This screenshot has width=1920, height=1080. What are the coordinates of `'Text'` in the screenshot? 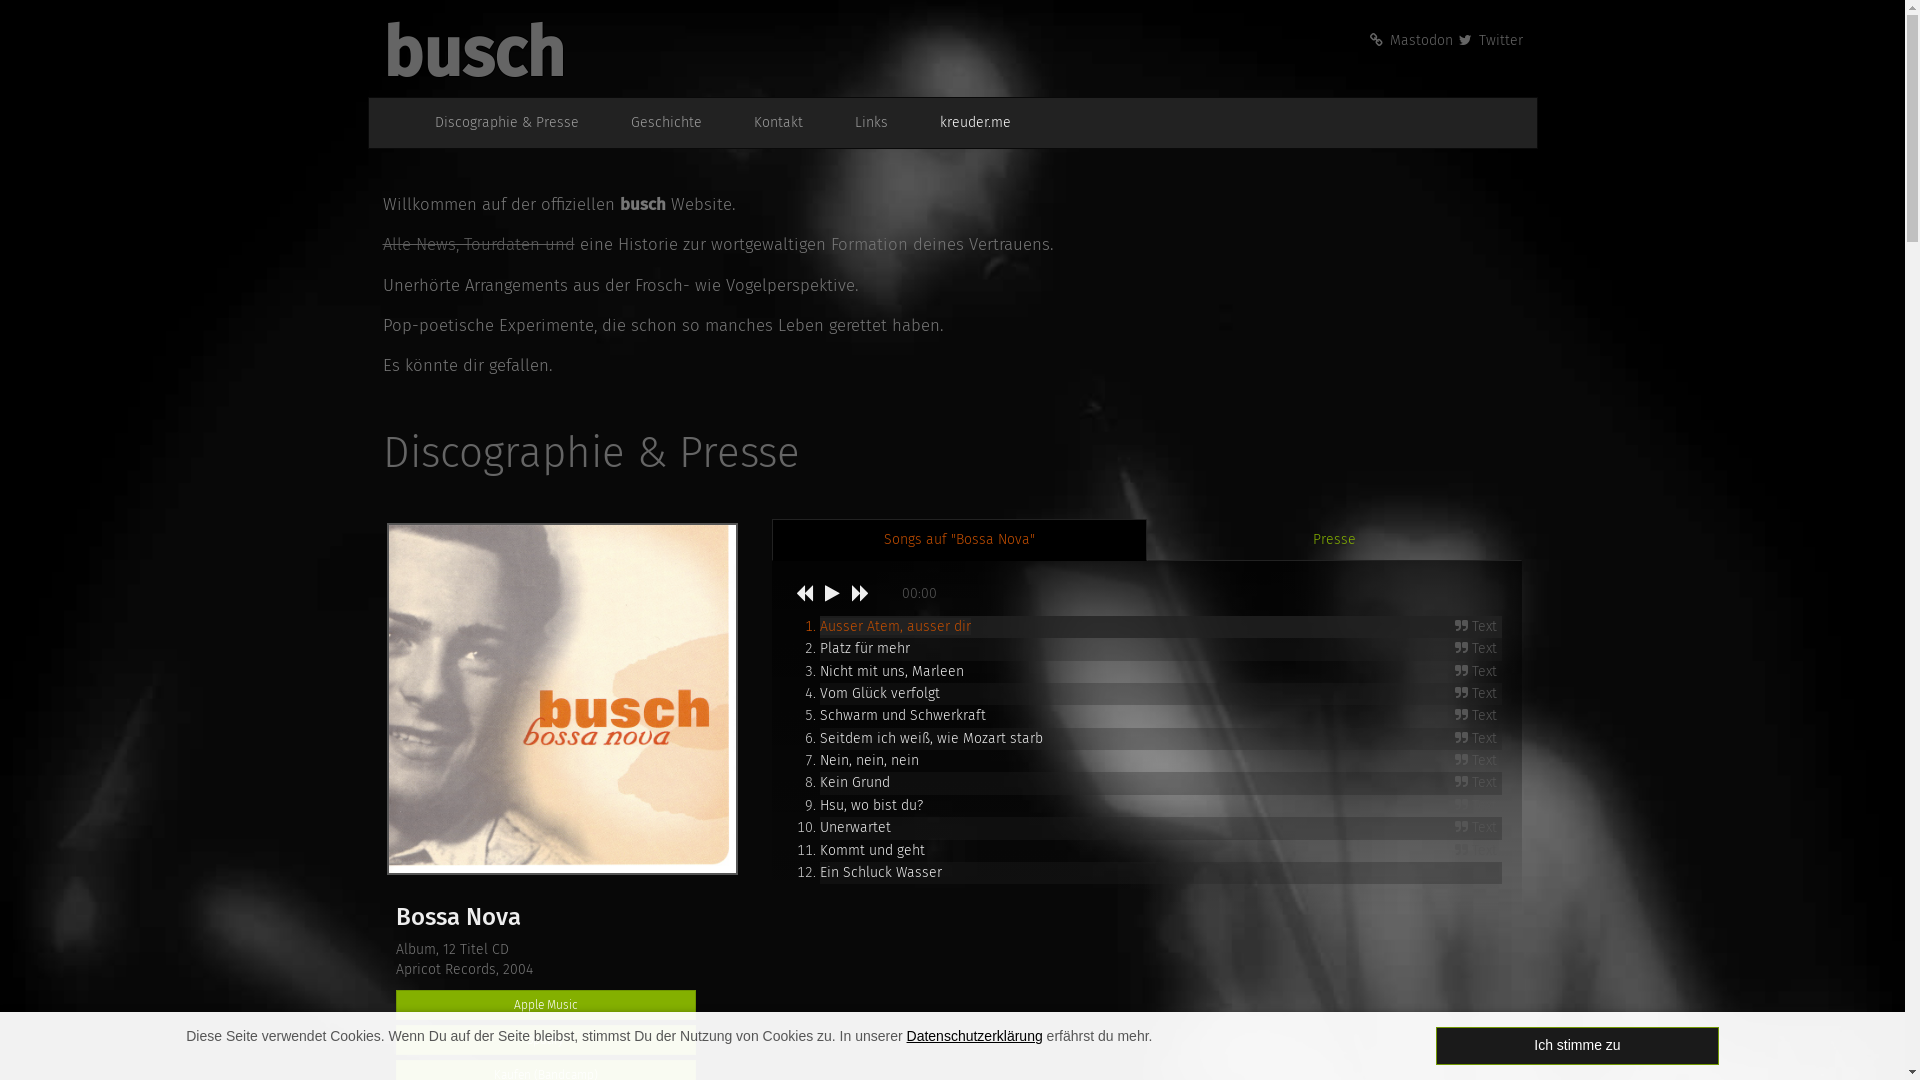 It's located at (1478, 828).